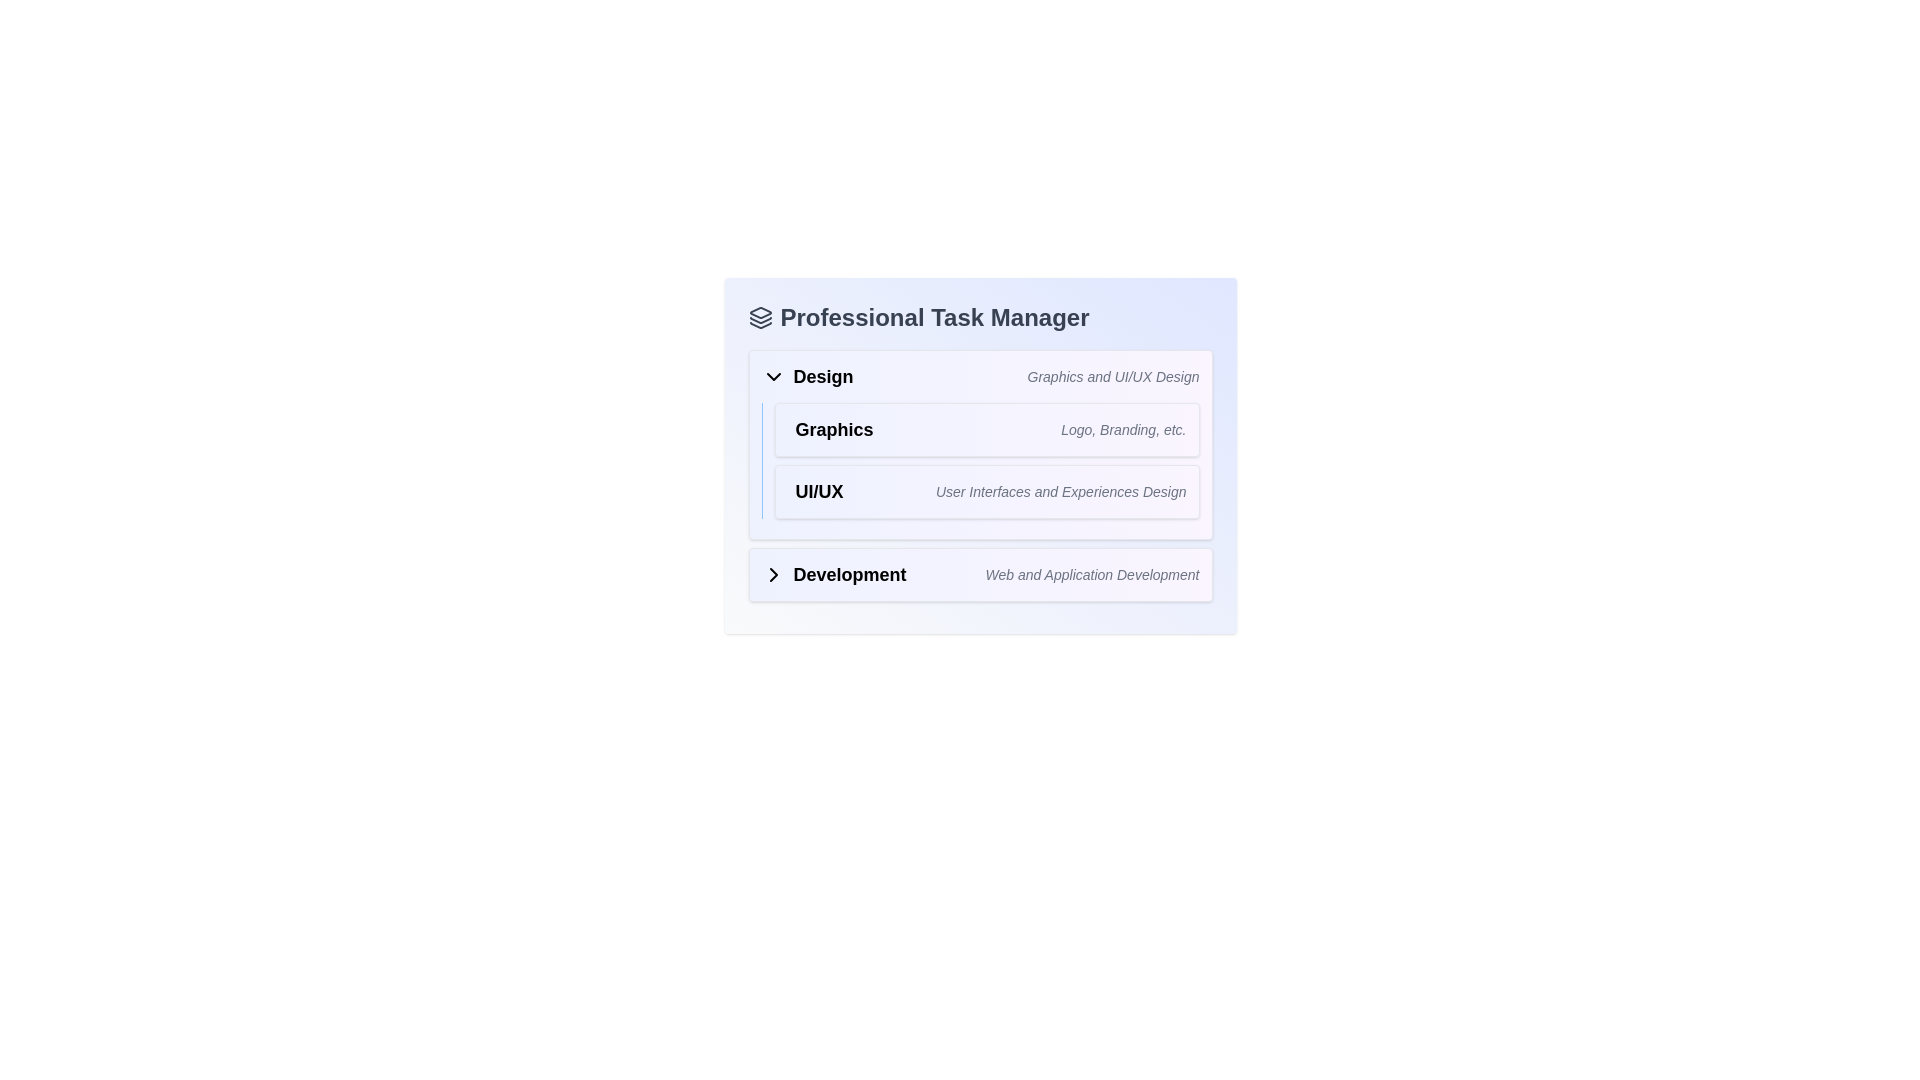  I want to click on the second list item component marked as non-interactive, which features a gradient background and contains 'UI/UX' and 'User Interfaces and Experiences Design' text, so click(987, 492).